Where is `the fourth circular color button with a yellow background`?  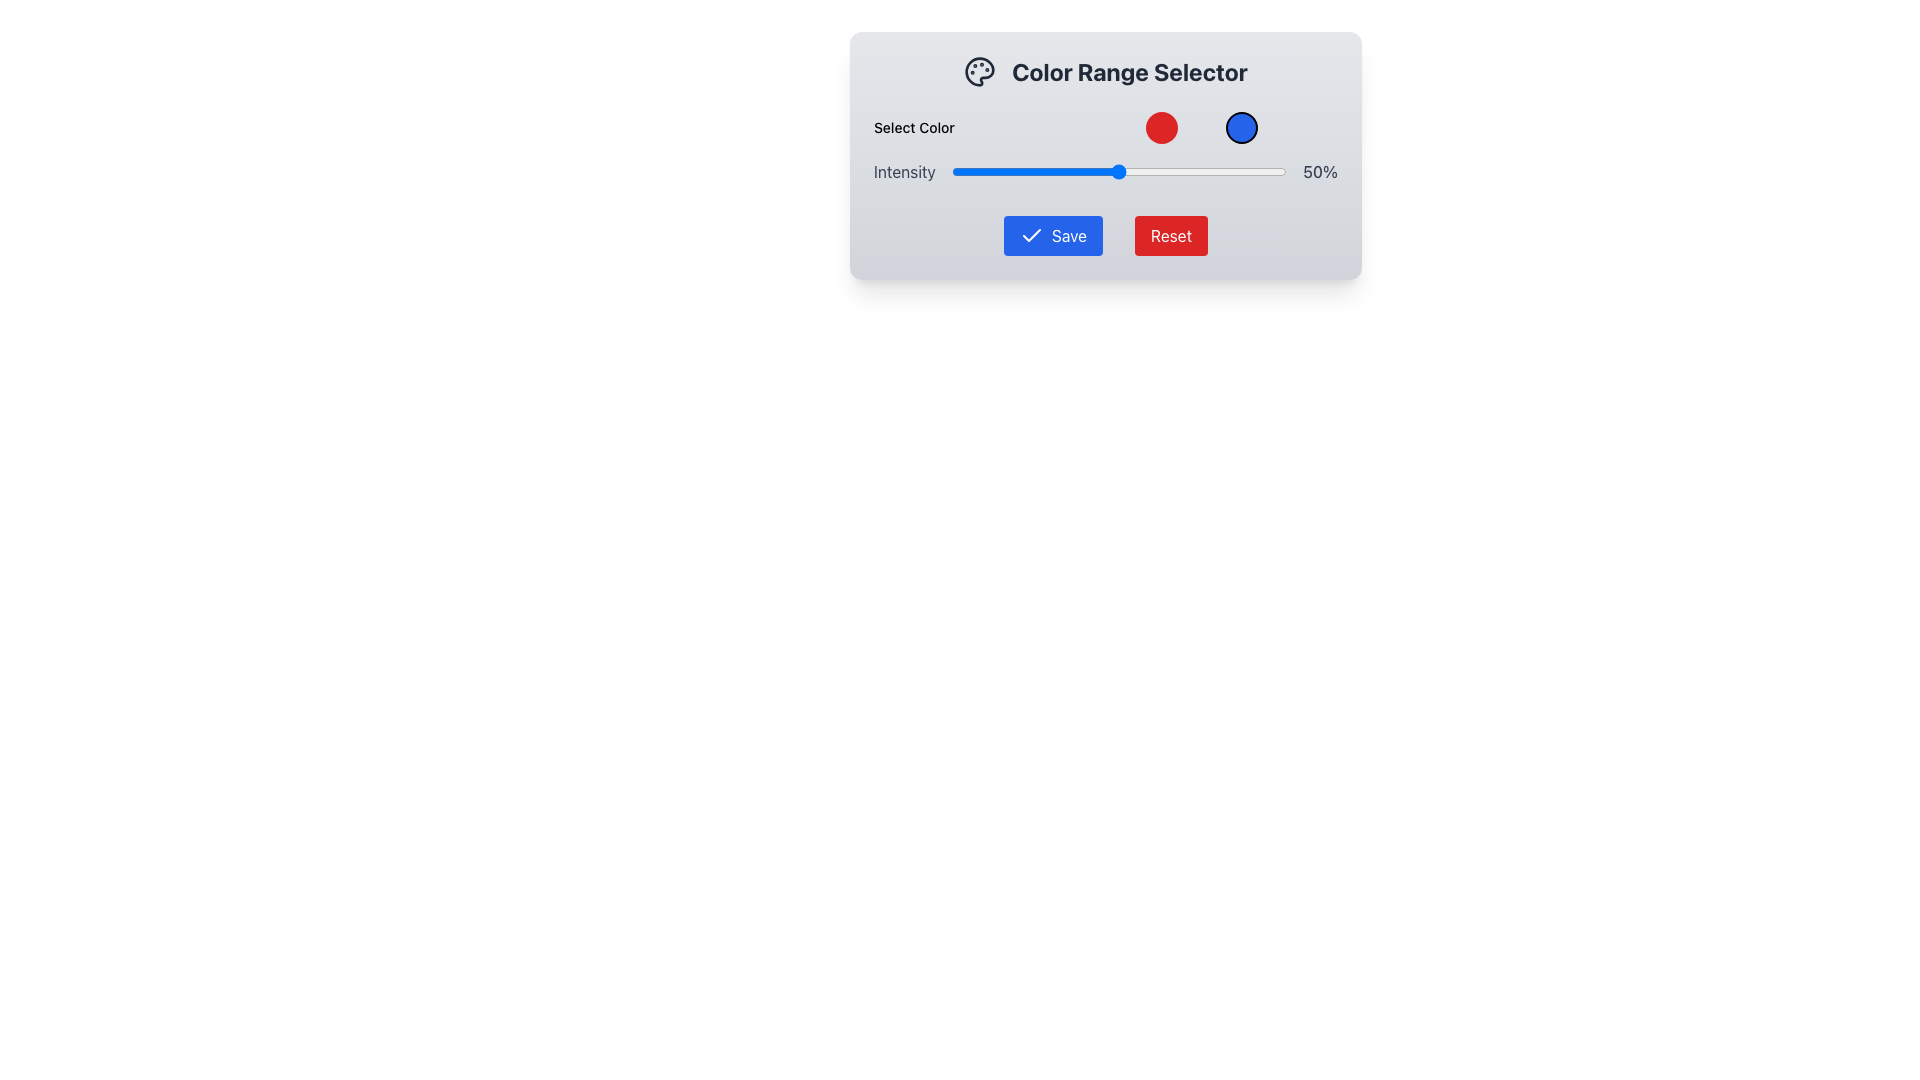 the fourth circular color button with a yellow background is located at coordinates (1281, 127).